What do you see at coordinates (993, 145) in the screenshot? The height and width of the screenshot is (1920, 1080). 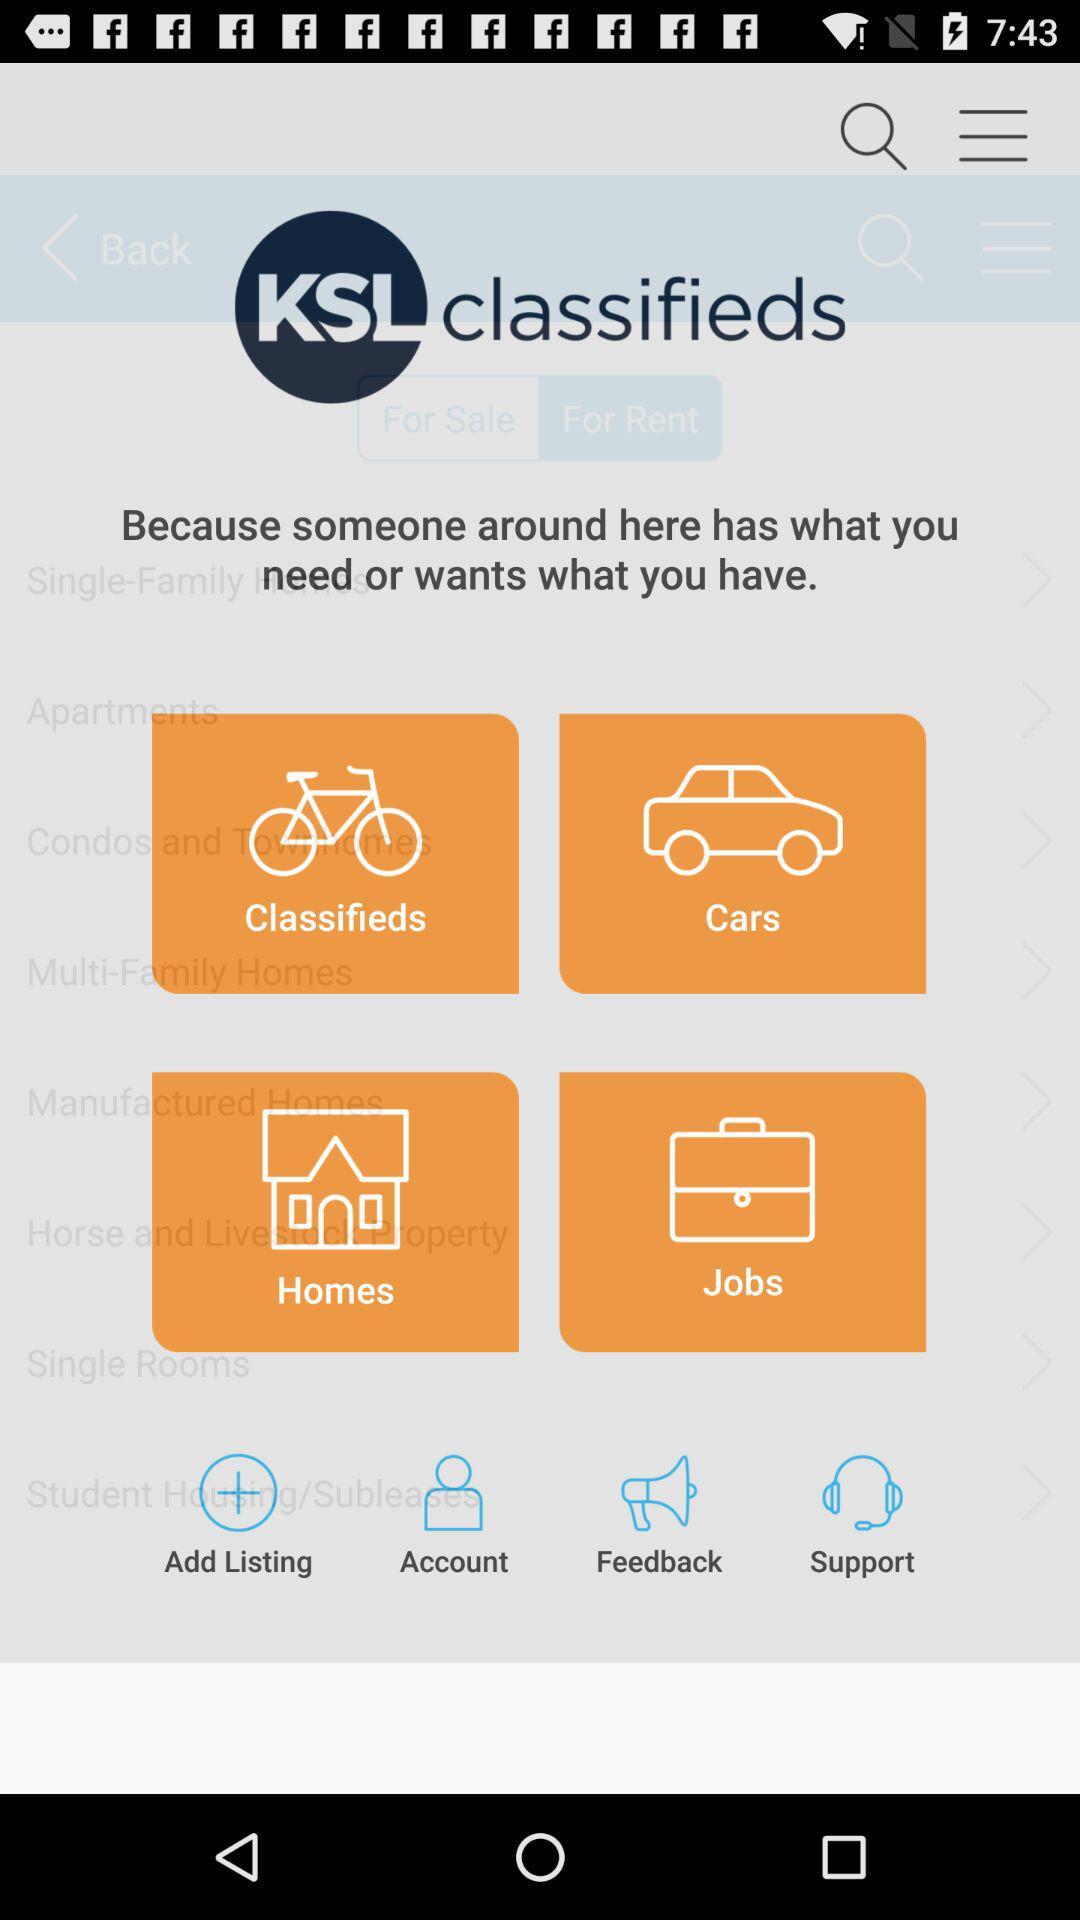 I see `the menu icon` at bounding box center [993, 145].